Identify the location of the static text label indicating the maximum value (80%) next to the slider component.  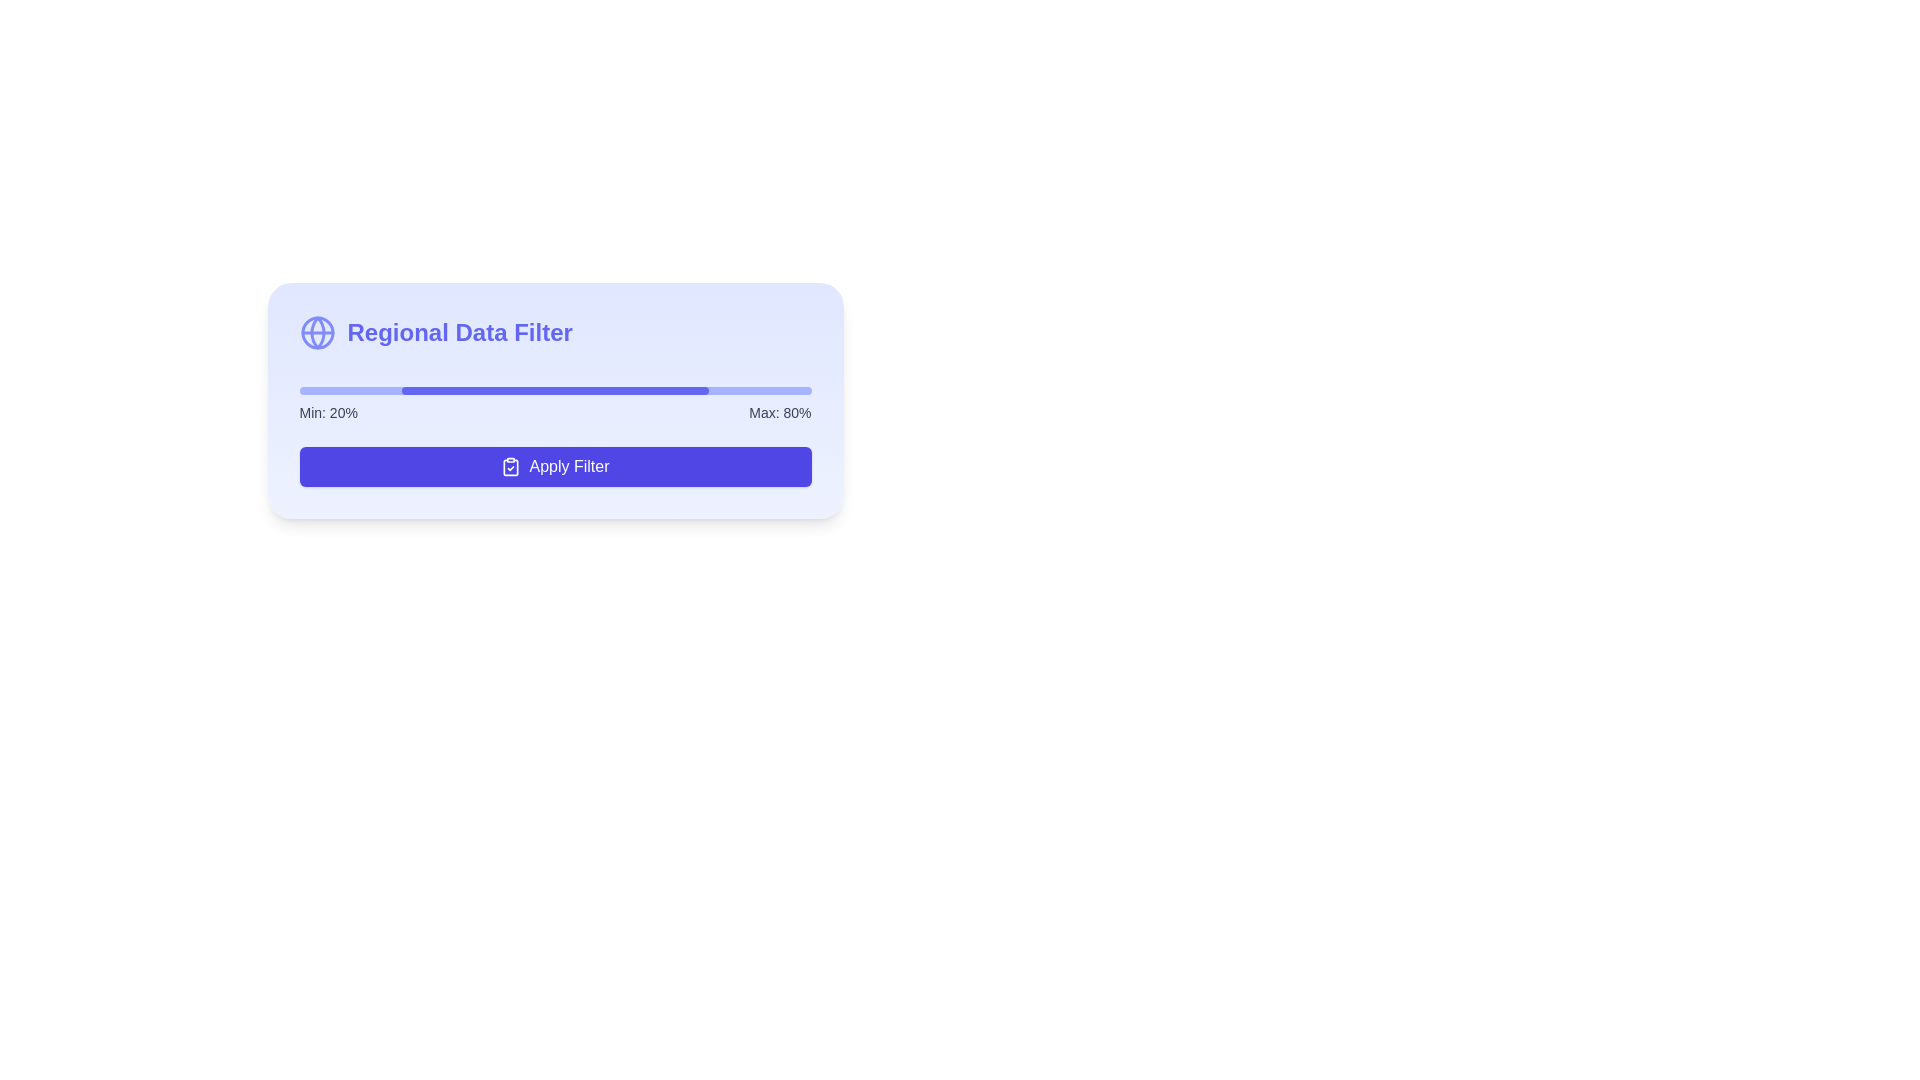
(779, 411).